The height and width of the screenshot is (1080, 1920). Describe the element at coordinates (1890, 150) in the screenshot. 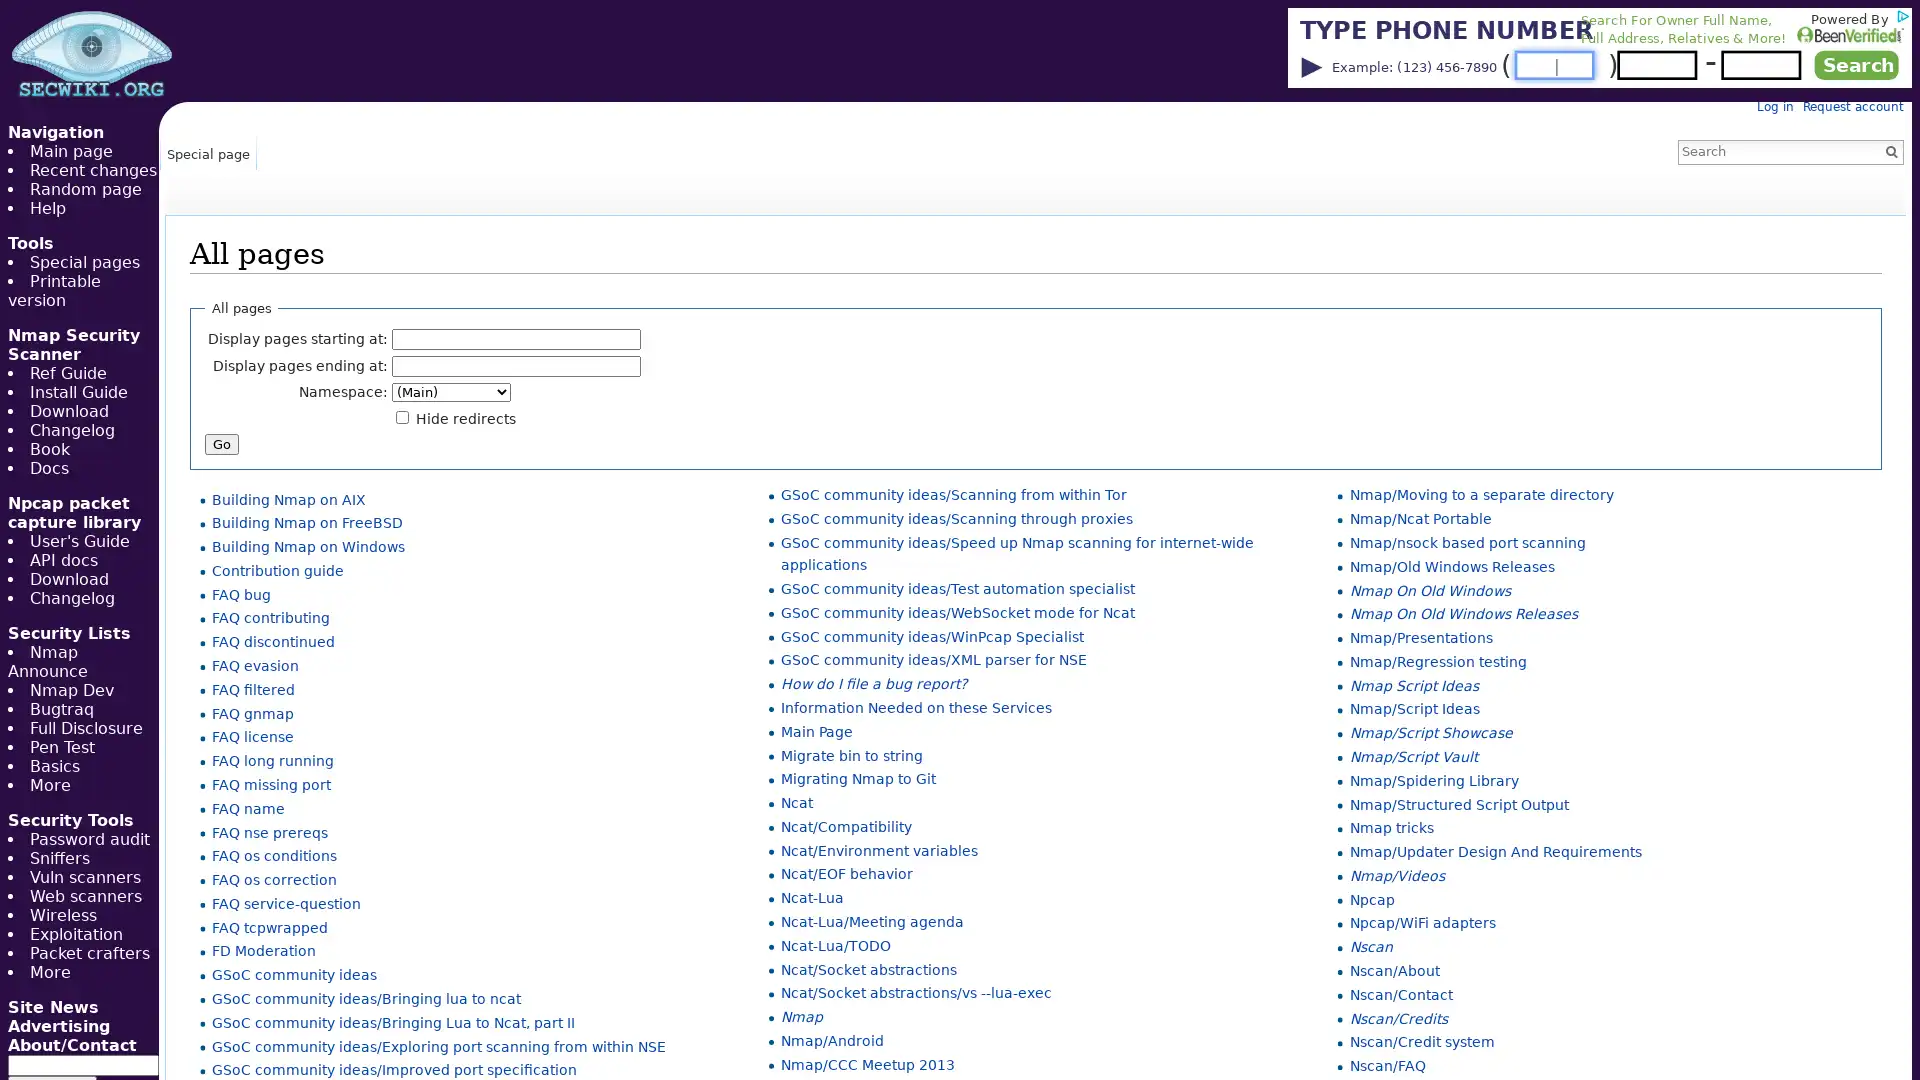

I see `Go` at that location.